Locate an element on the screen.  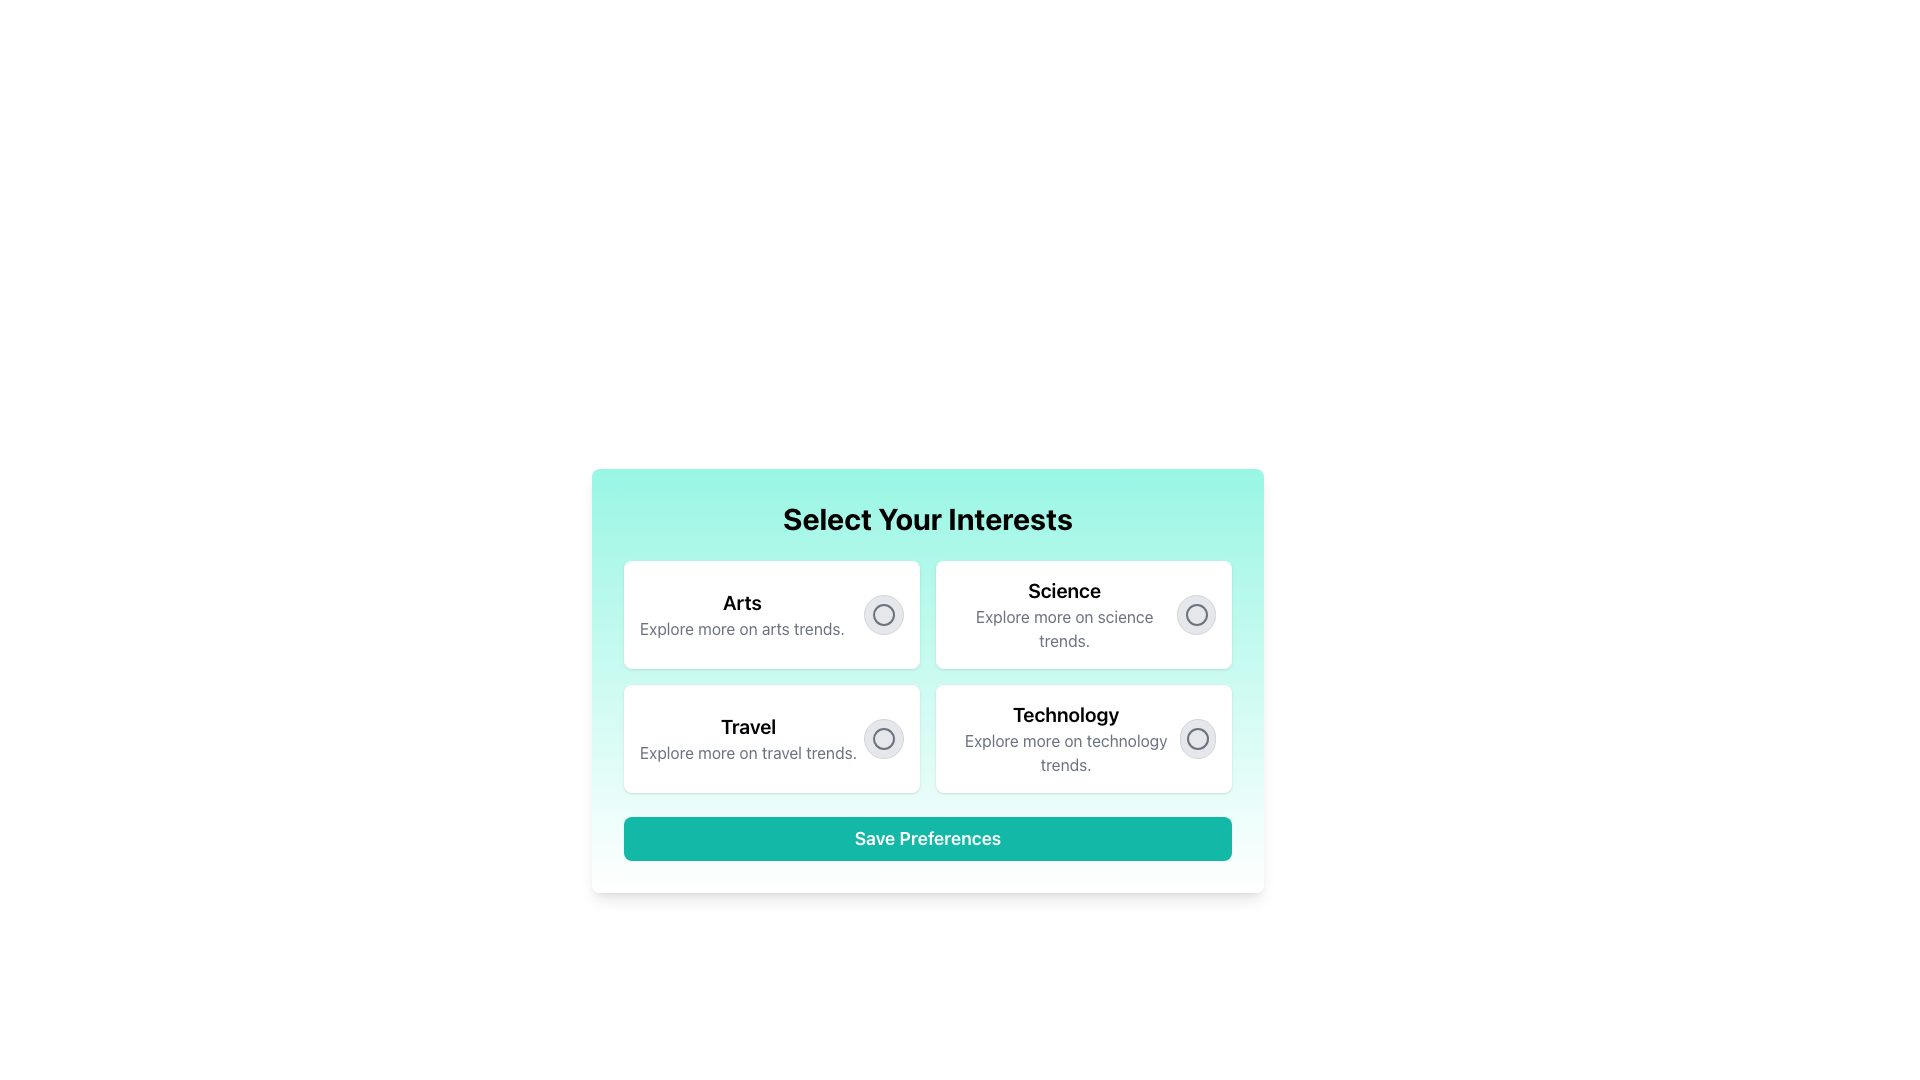
the radio button on the 'Technology' card located in the bottom-right section of the grid layout to focus is located at coordinates (1083, 739).